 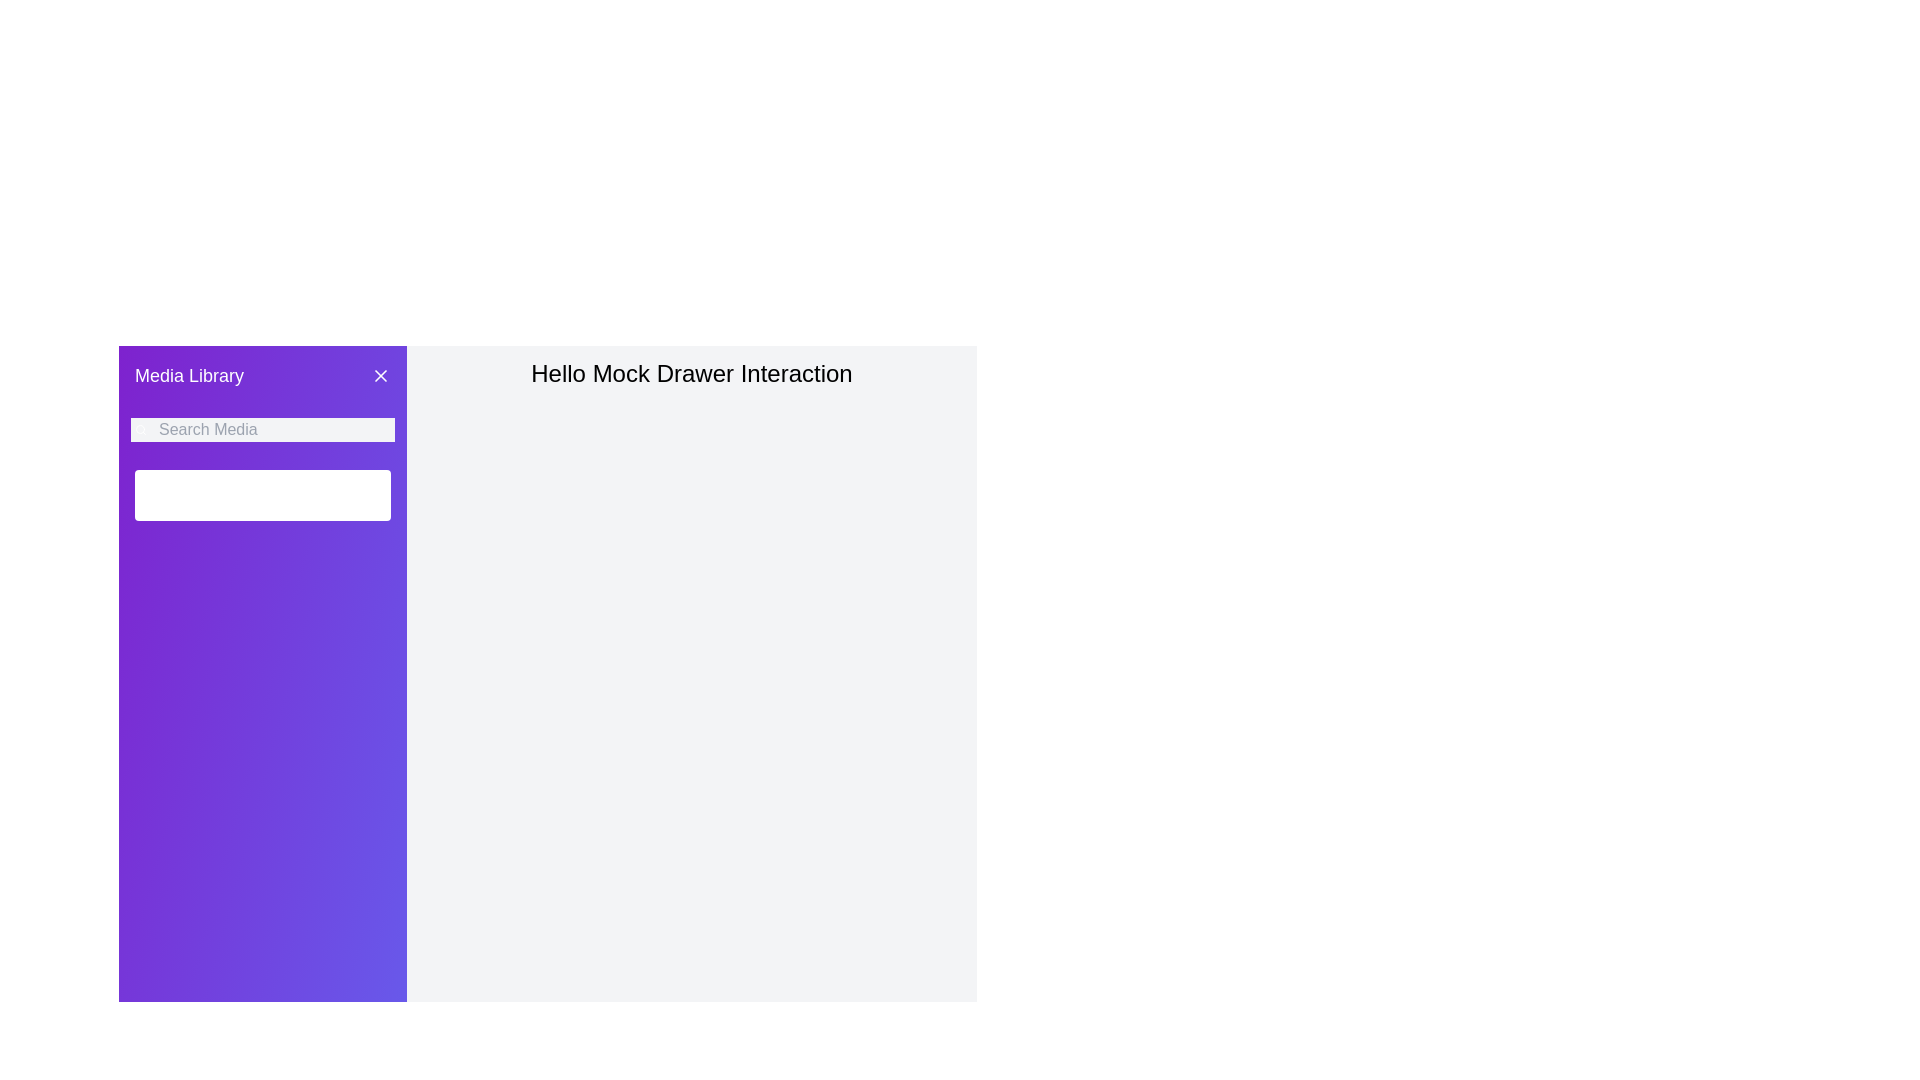 I want to click on the text element that describes the purpose of the 'Drawer' interaction, which is located in the upper section of the main content area adjacent to the purple navigation area, so click(x=691, y=374).